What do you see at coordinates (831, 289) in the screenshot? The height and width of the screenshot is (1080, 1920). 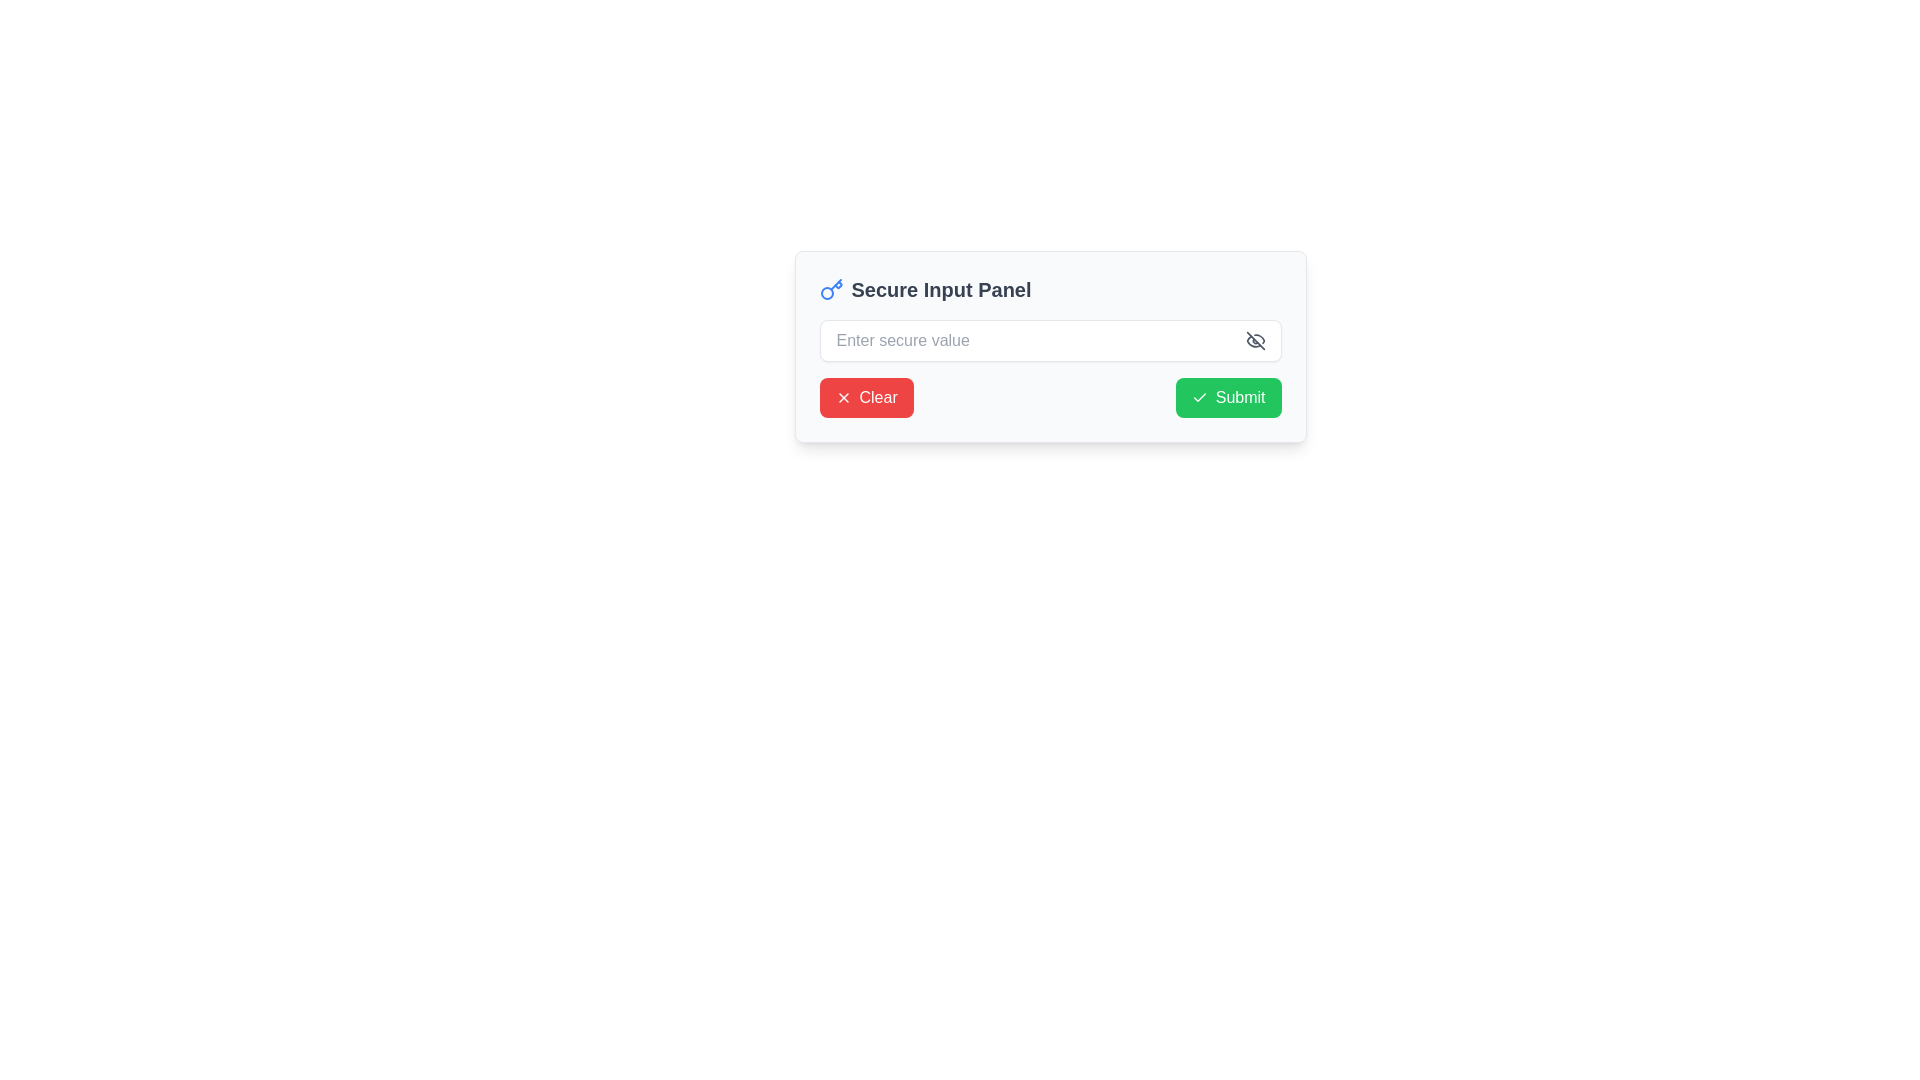 I see `the blue key icon with a circular structure located in the 'Secure Input Panel' header section, adjacent to the 'Secure Input Panel' text label` at bounding box center [831, 289].